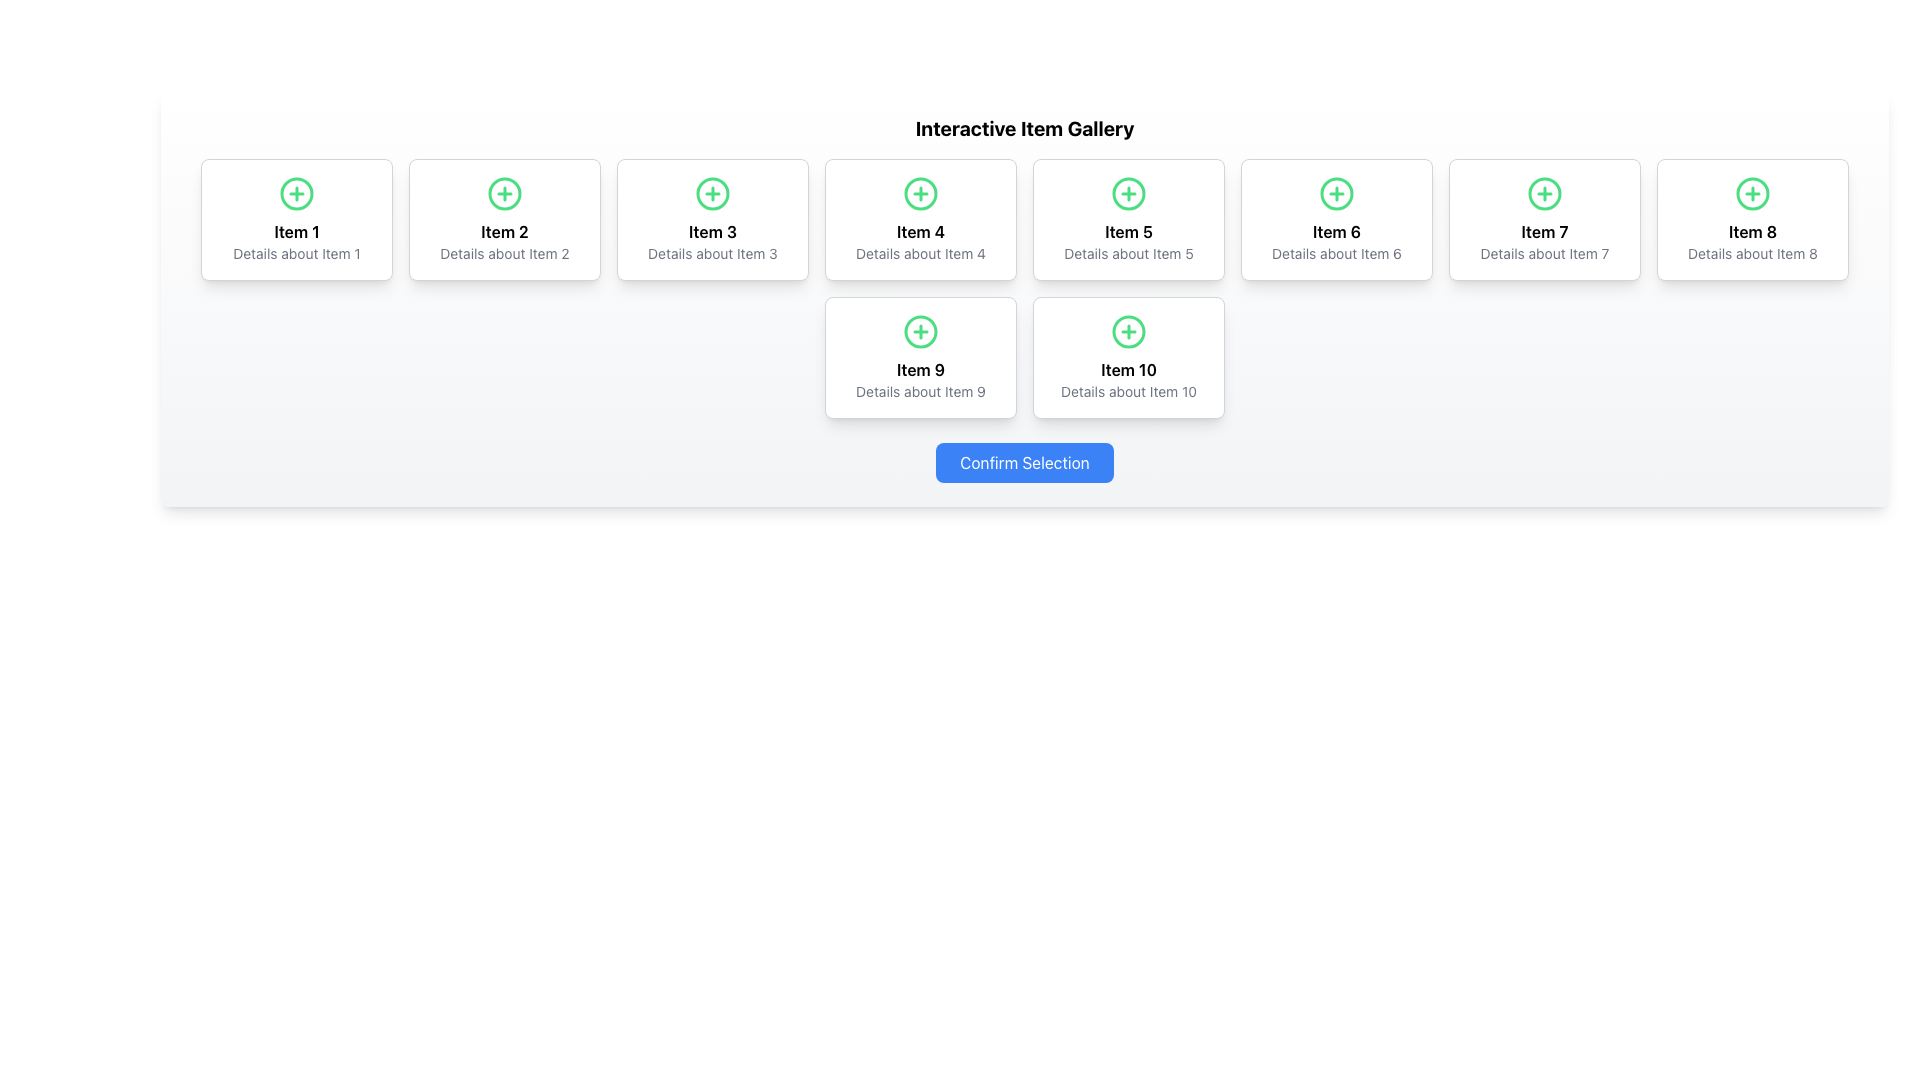 This screenshot has height=1080, width=1920. What do you see at coordinates (1337, 193) in the screenshot?
I see `the button located in the top right corner of the box labeled 'Item 6' in the second row of the interface, which signifies an additive action` at bounding box center [1337, 193].